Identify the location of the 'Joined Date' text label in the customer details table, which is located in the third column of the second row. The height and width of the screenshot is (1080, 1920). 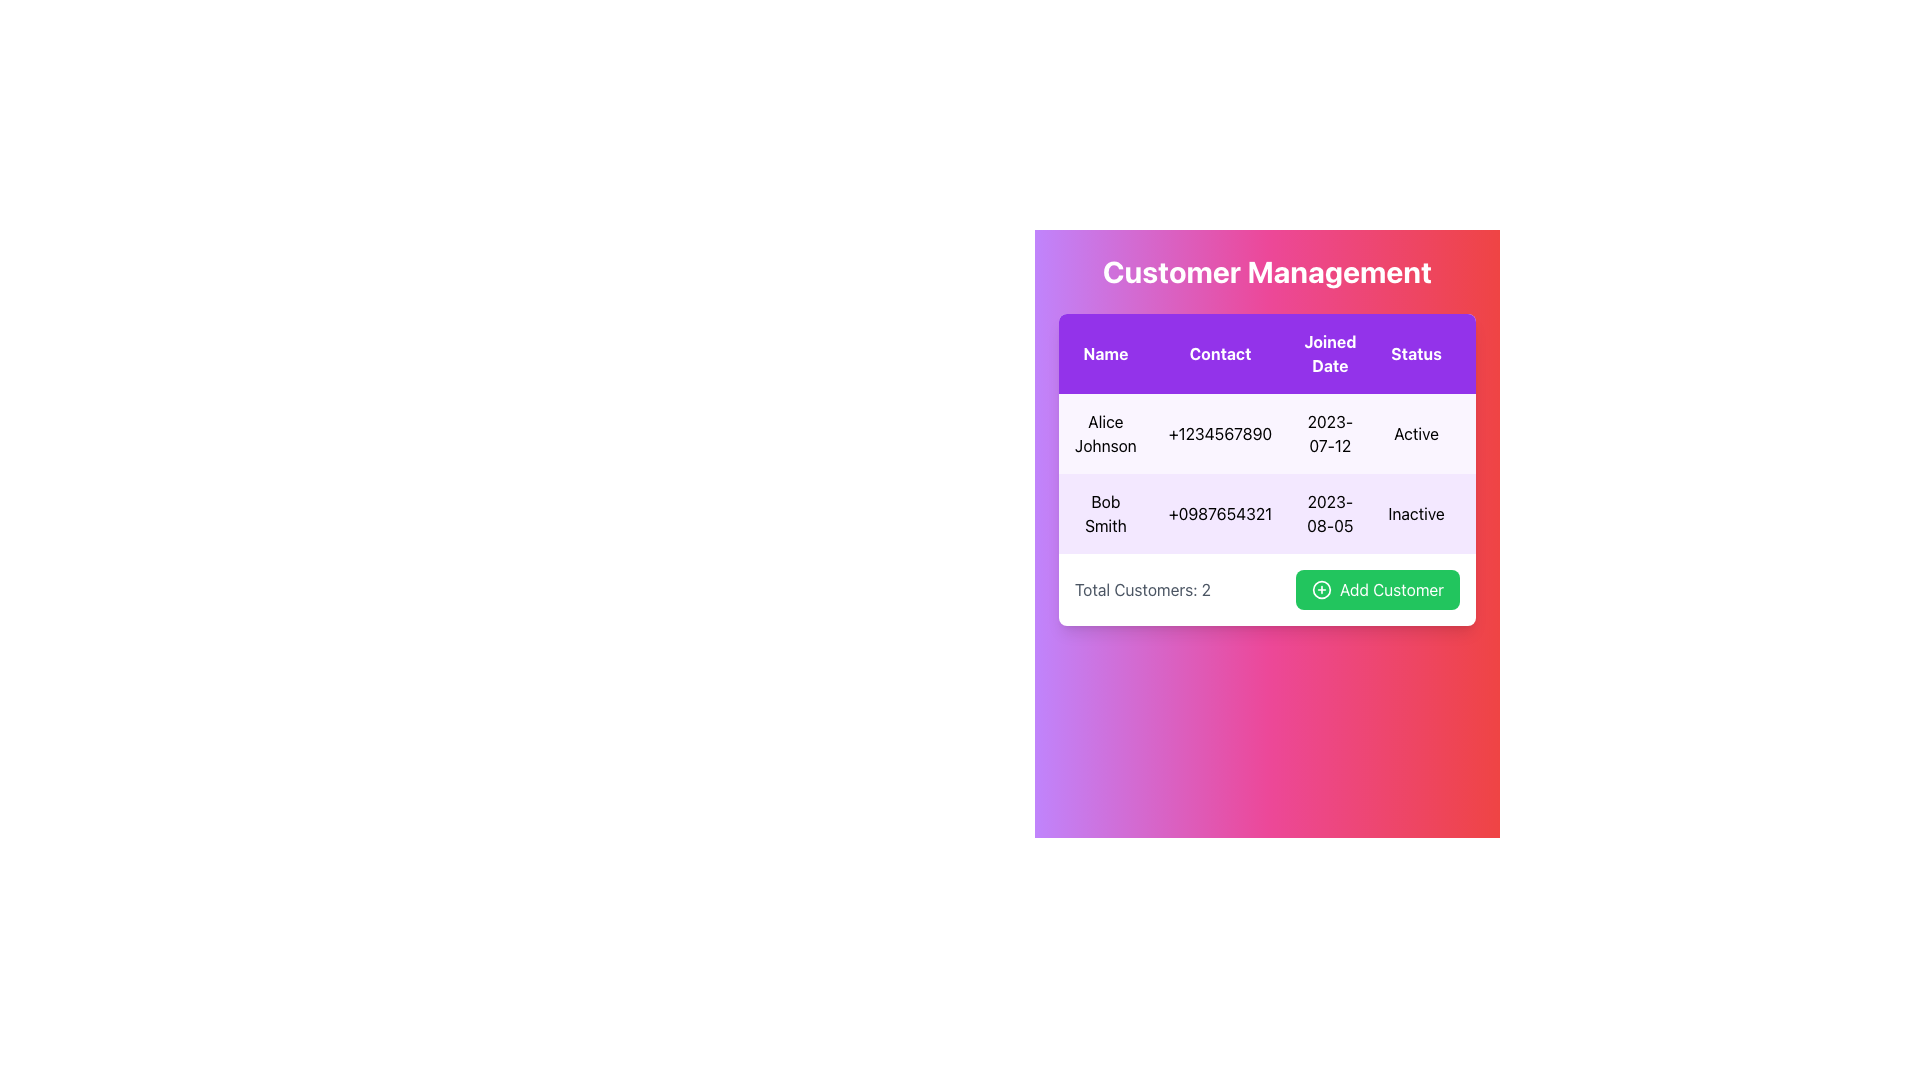
(1330, 512).